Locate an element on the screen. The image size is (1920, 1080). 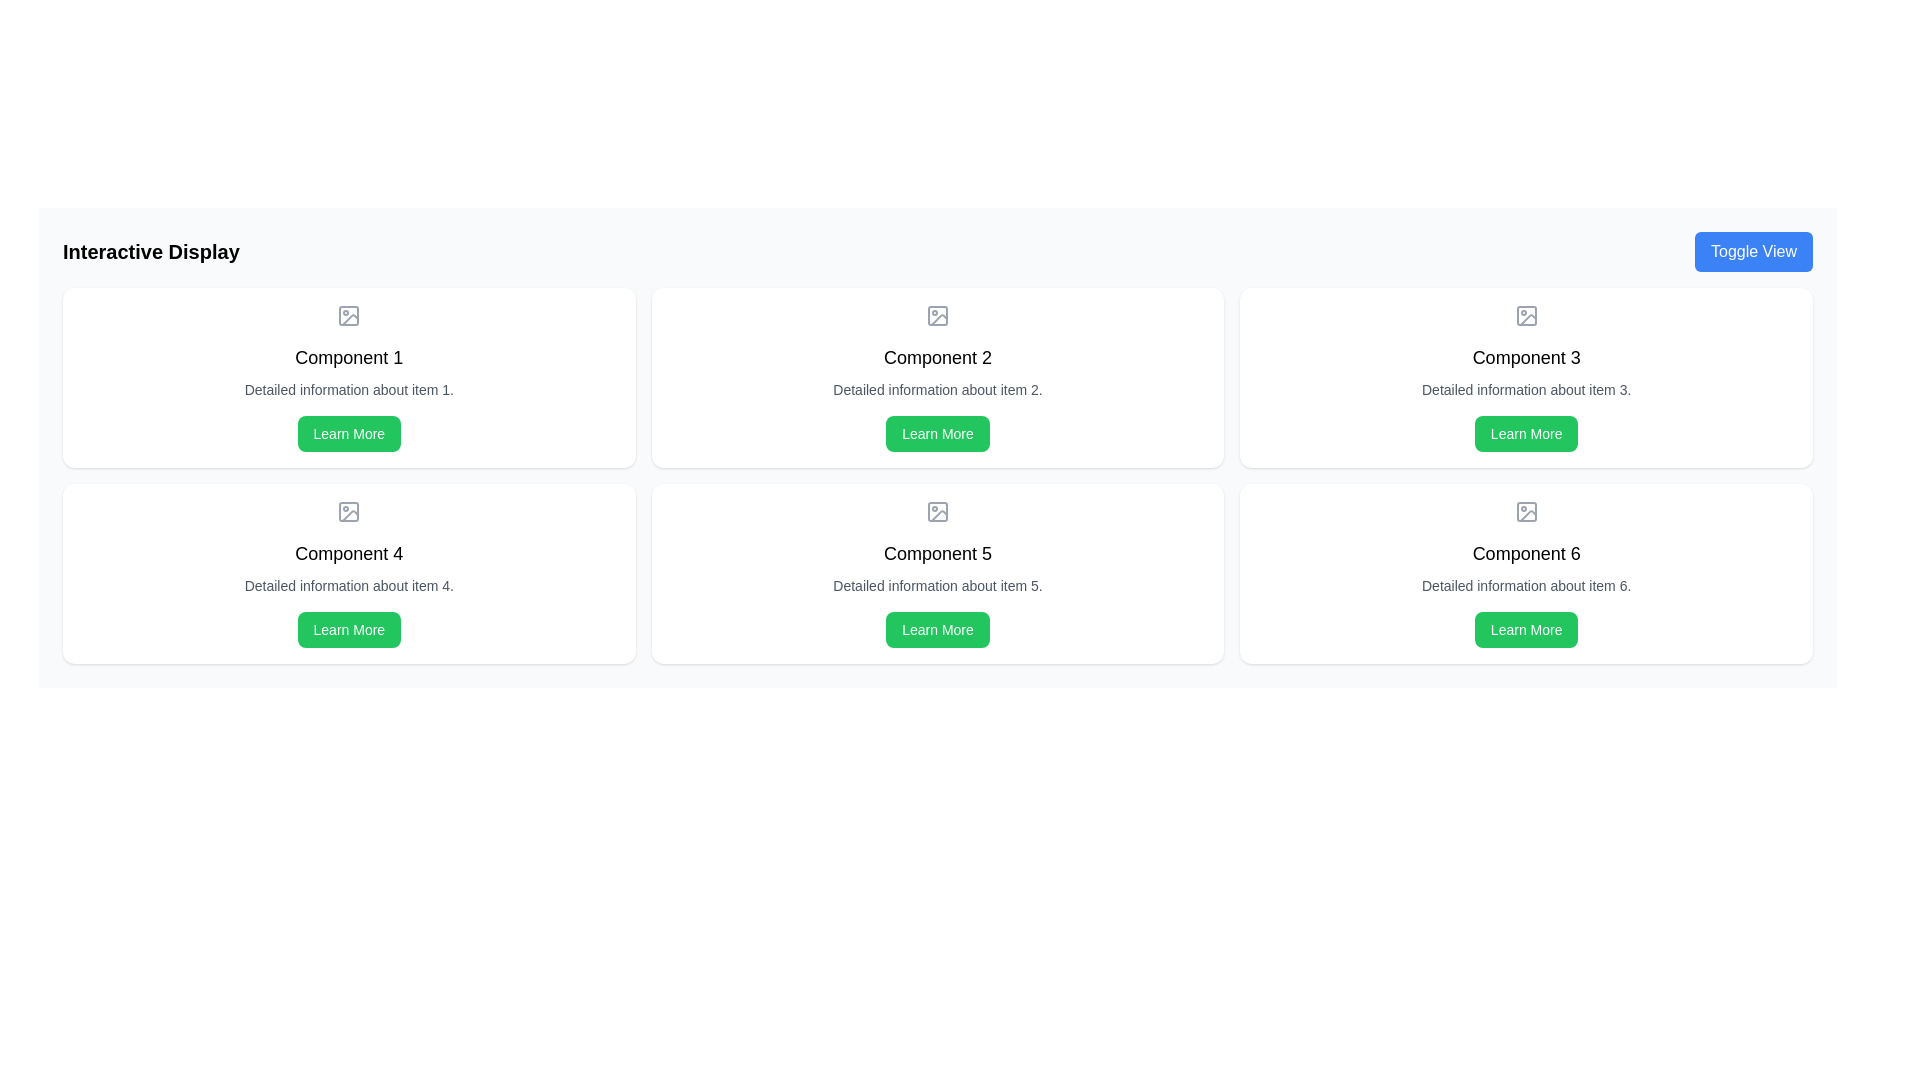
the SVG rectangle with rounded corners that has a light gray outline, located in the 'Component 4' section of the layout grid is located at coordinates (349, 511).